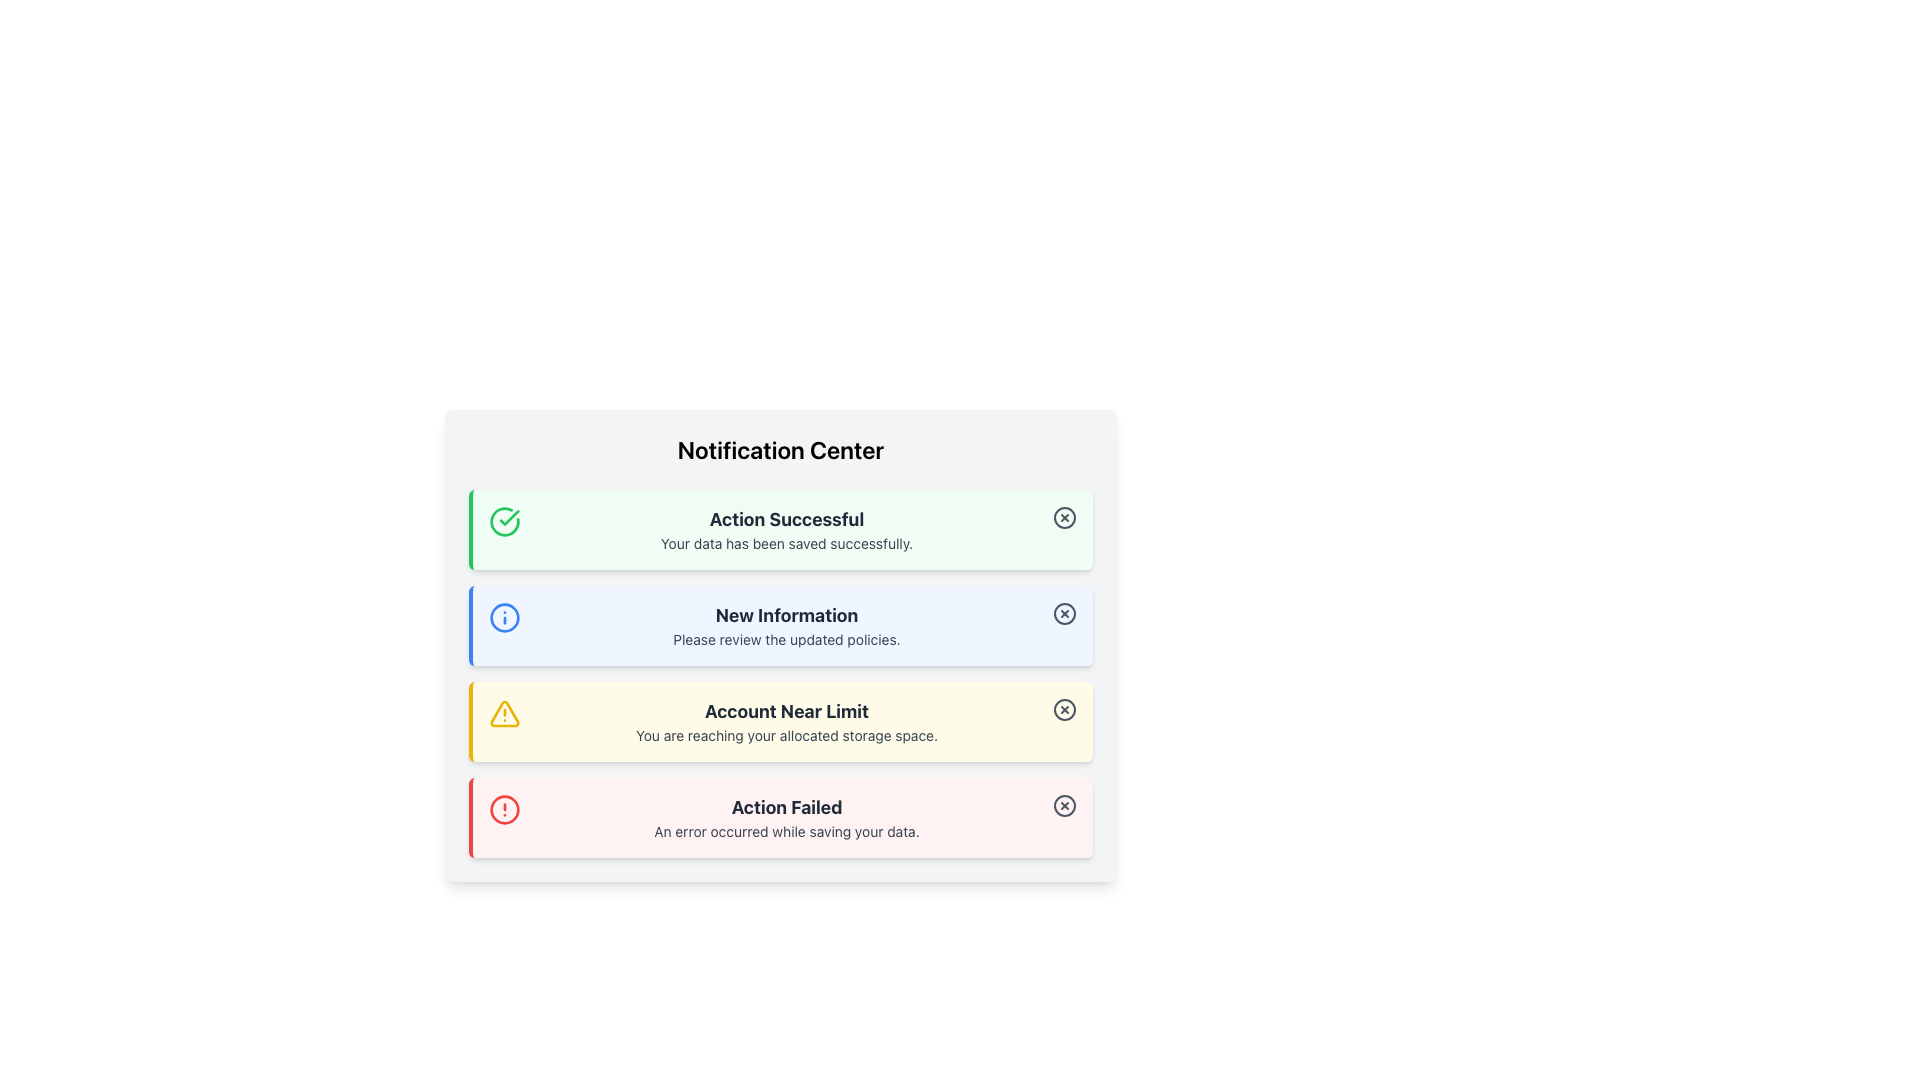  I want to click on the text line that reads 'You are reaching your allocated storage space.' which is located below the bold headline 'Account Near Limit' within a yellow background section, so click(786, 736).